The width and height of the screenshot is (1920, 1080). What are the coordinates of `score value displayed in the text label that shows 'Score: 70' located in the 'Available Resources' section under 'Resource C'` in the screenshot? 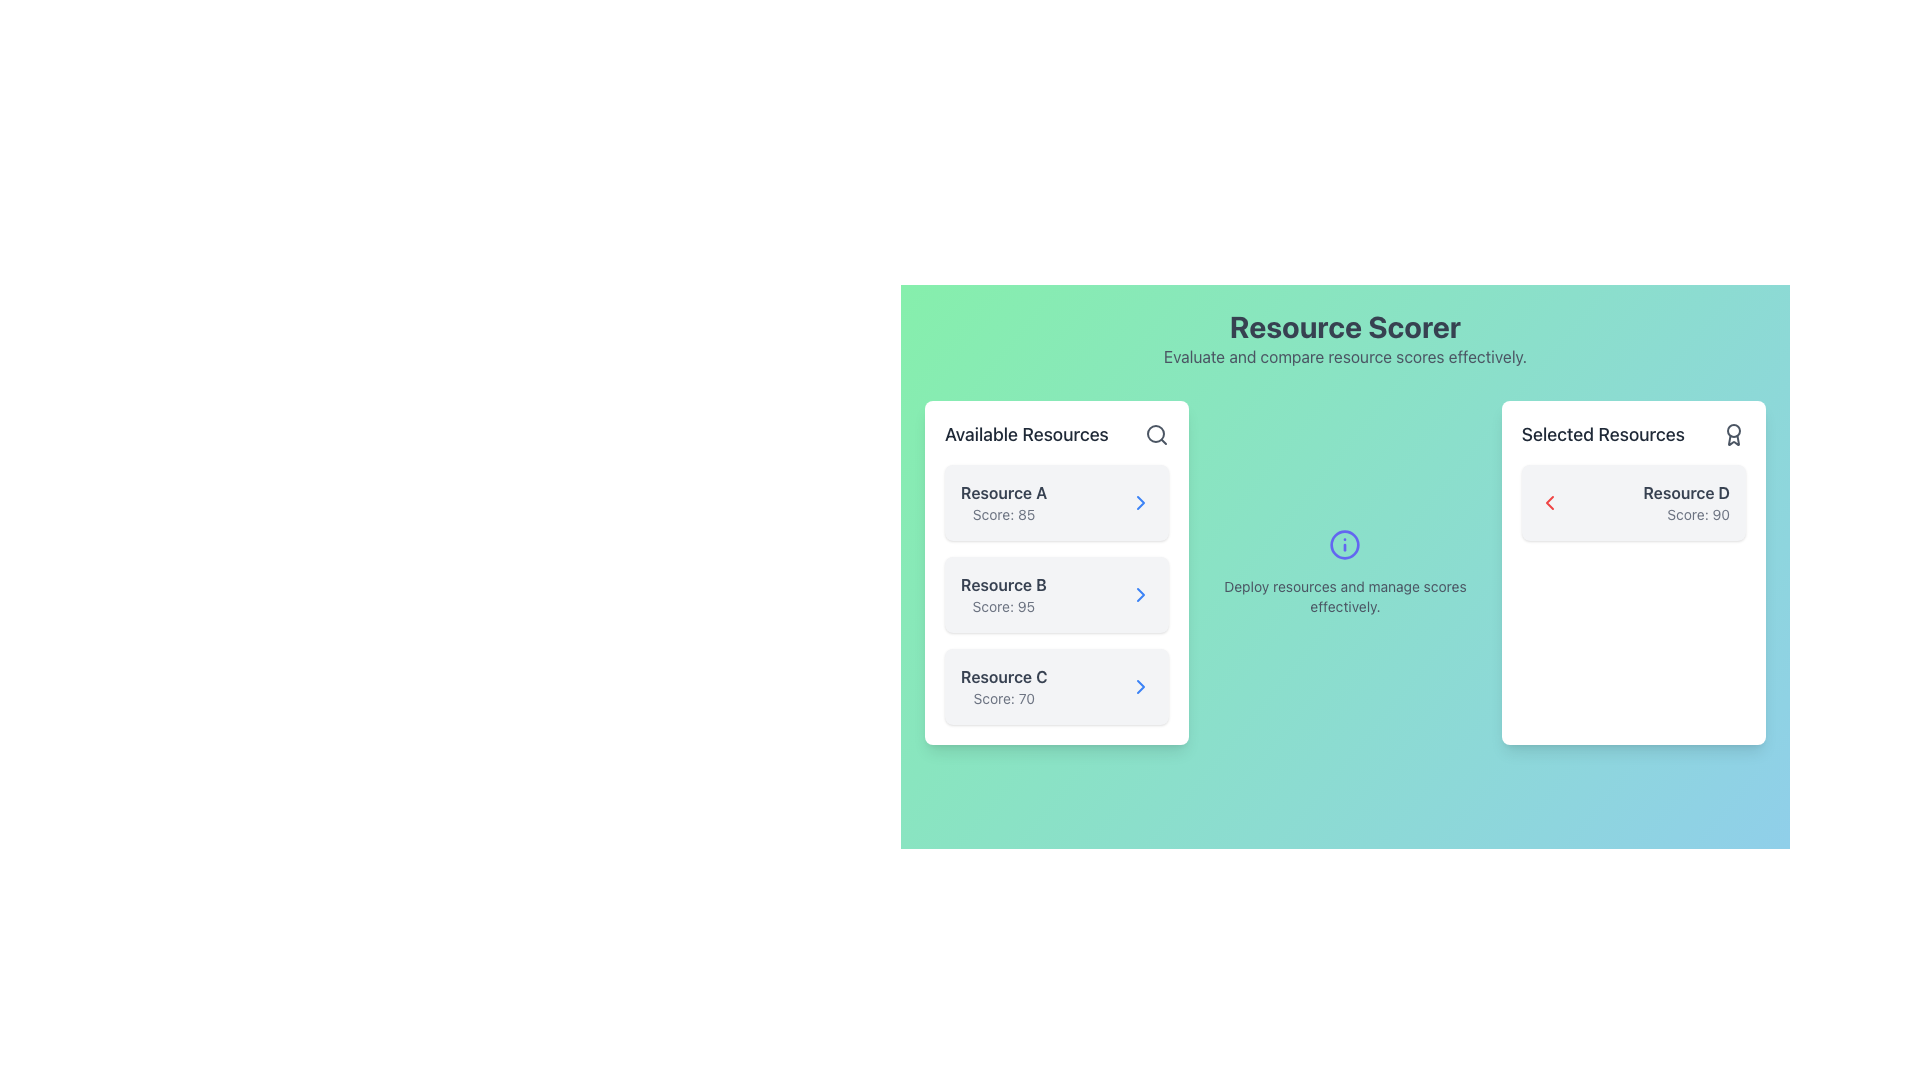 It's located at (1004, 697).